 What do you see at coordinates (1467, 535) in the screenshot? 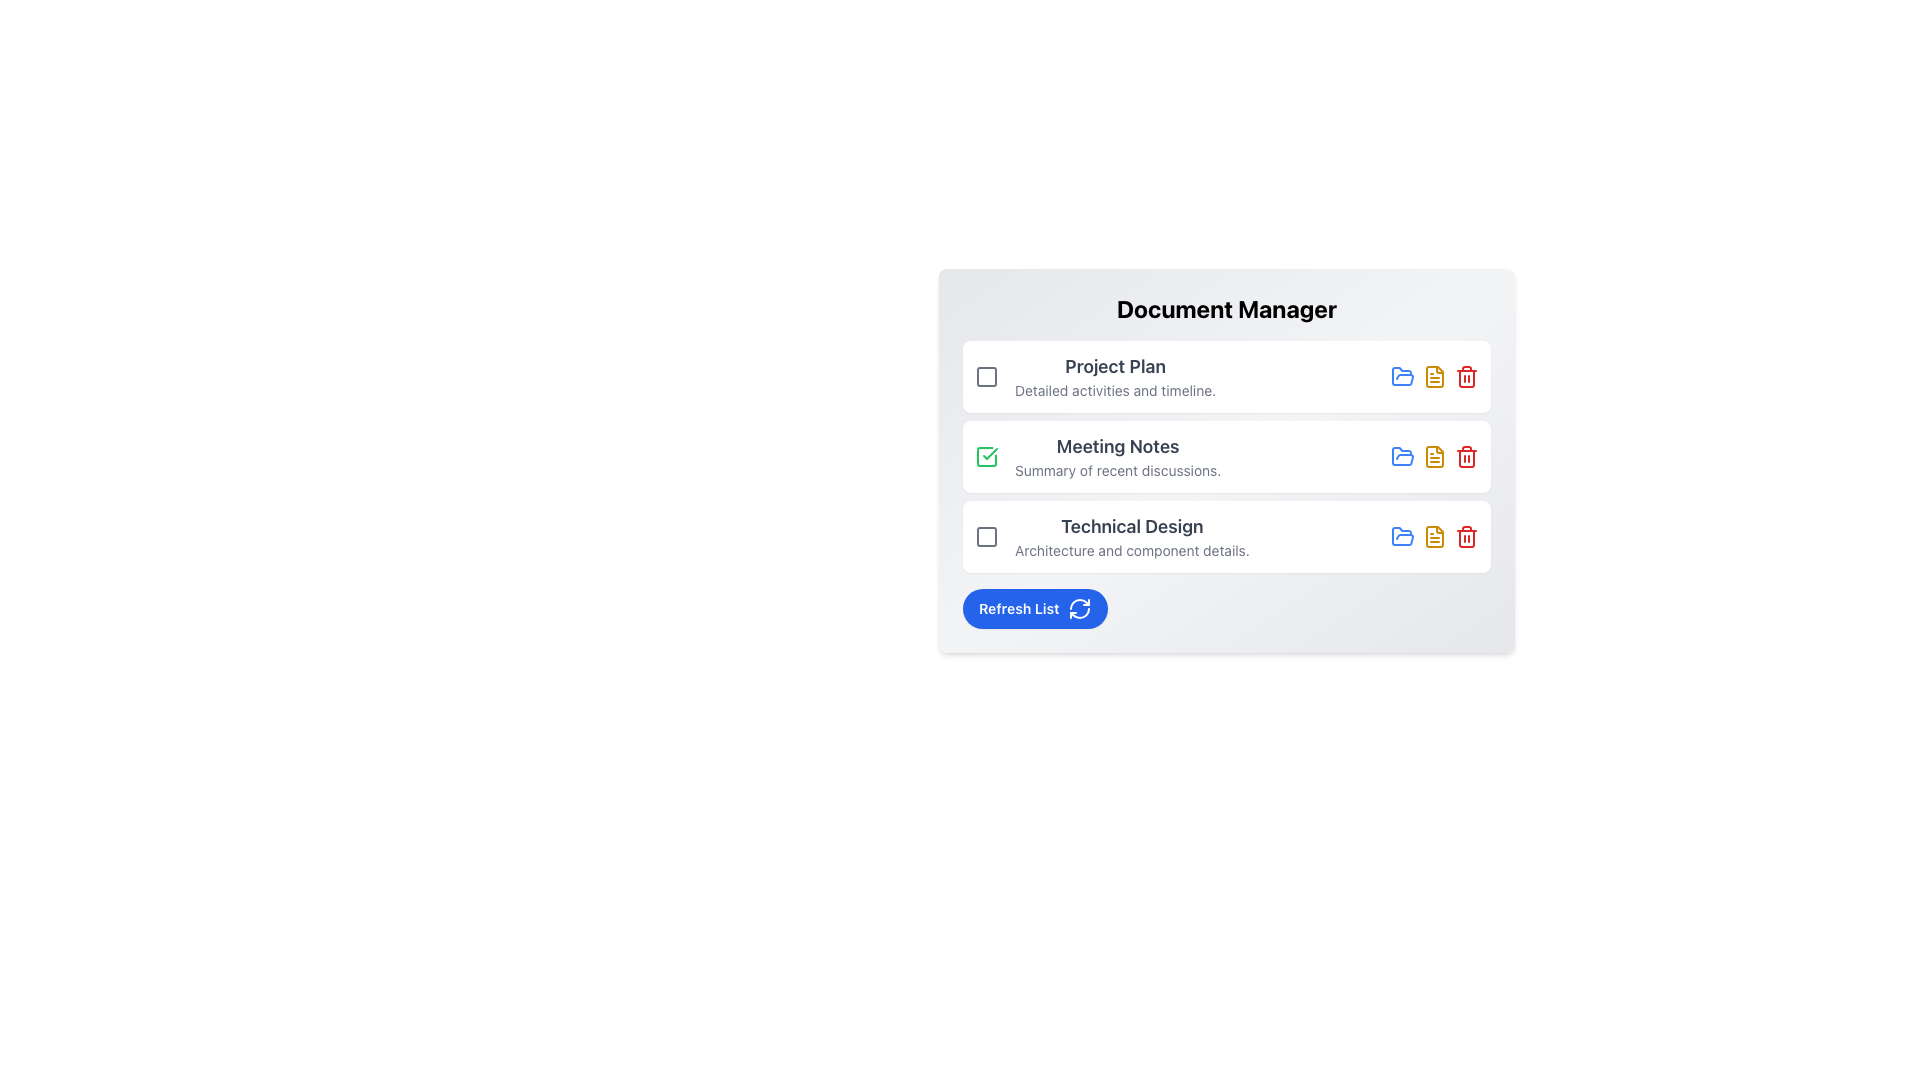
I see `the red trash can icon, which is the third and rightmost icon` at bounding box center [1467, 535].